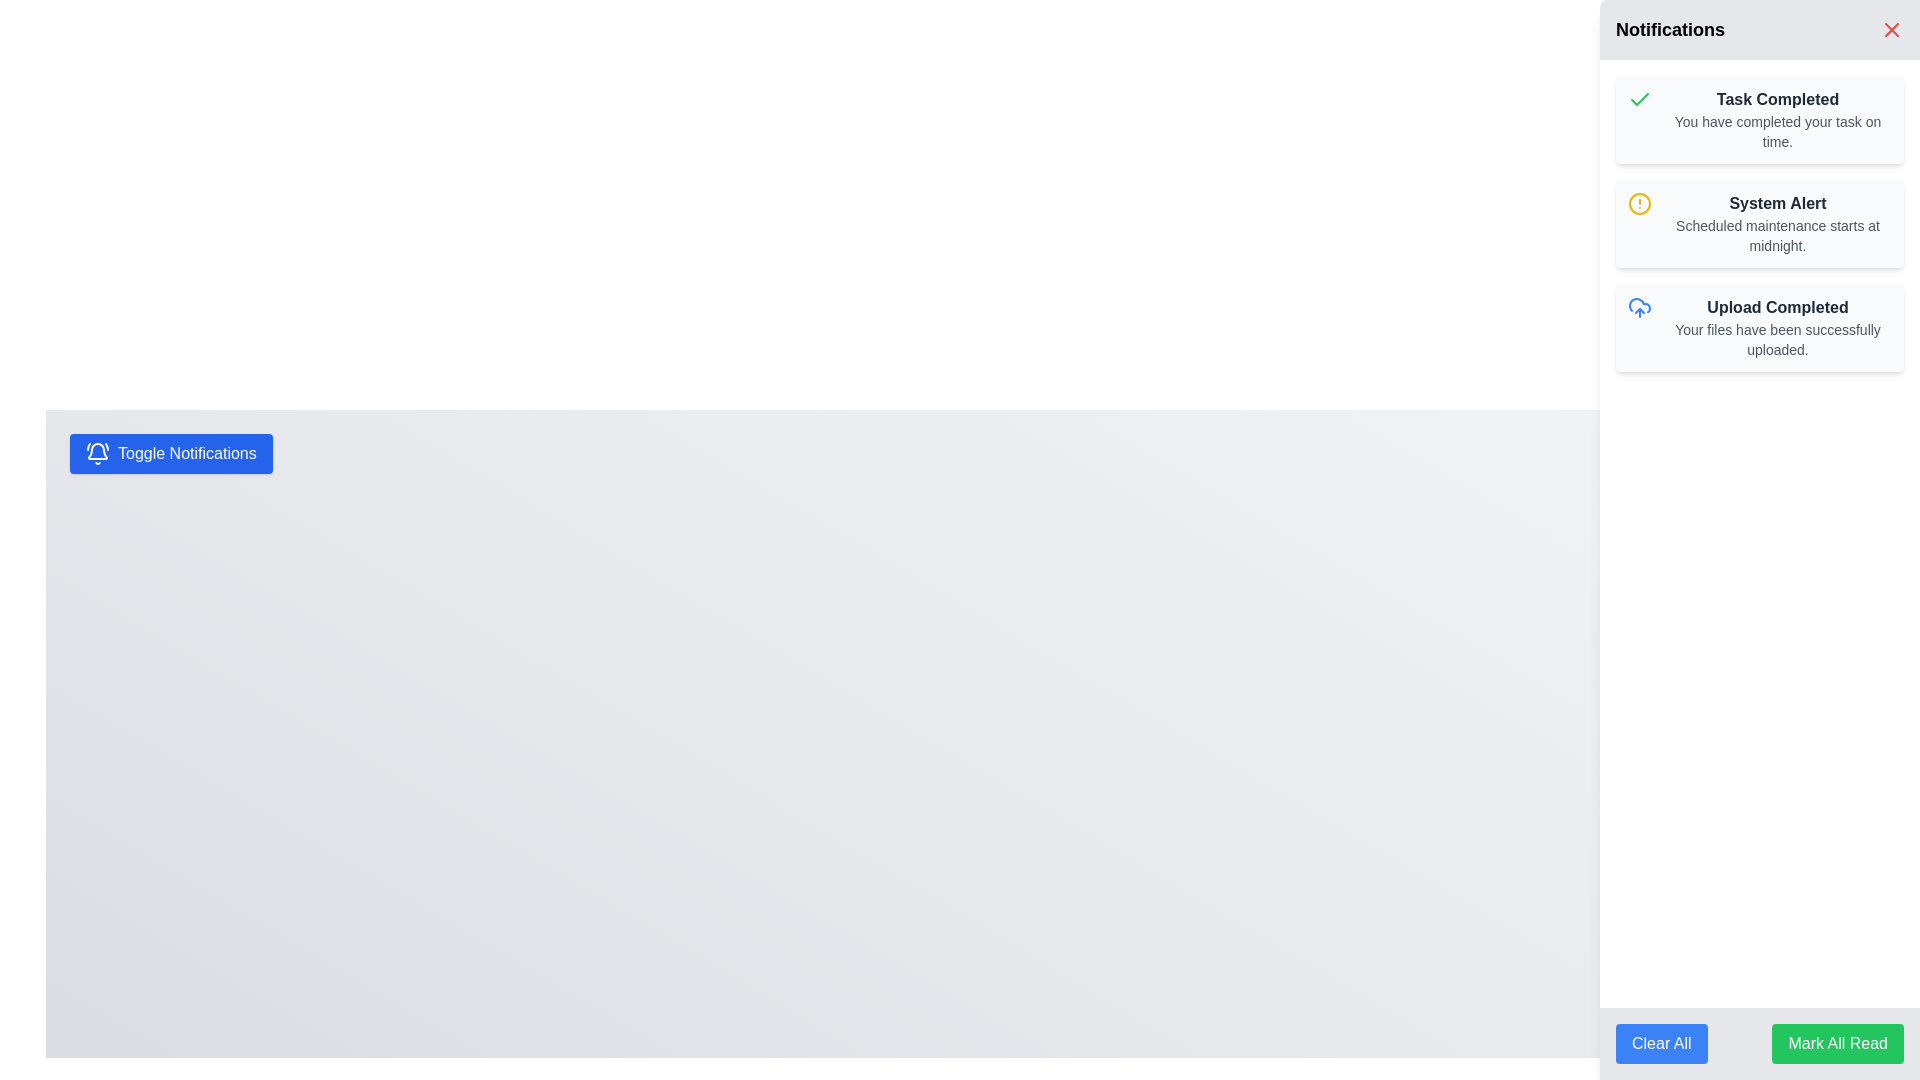  I want to click on the close button located at the top-right corner of the Notifications panel to change its color, so click(1890, 30).